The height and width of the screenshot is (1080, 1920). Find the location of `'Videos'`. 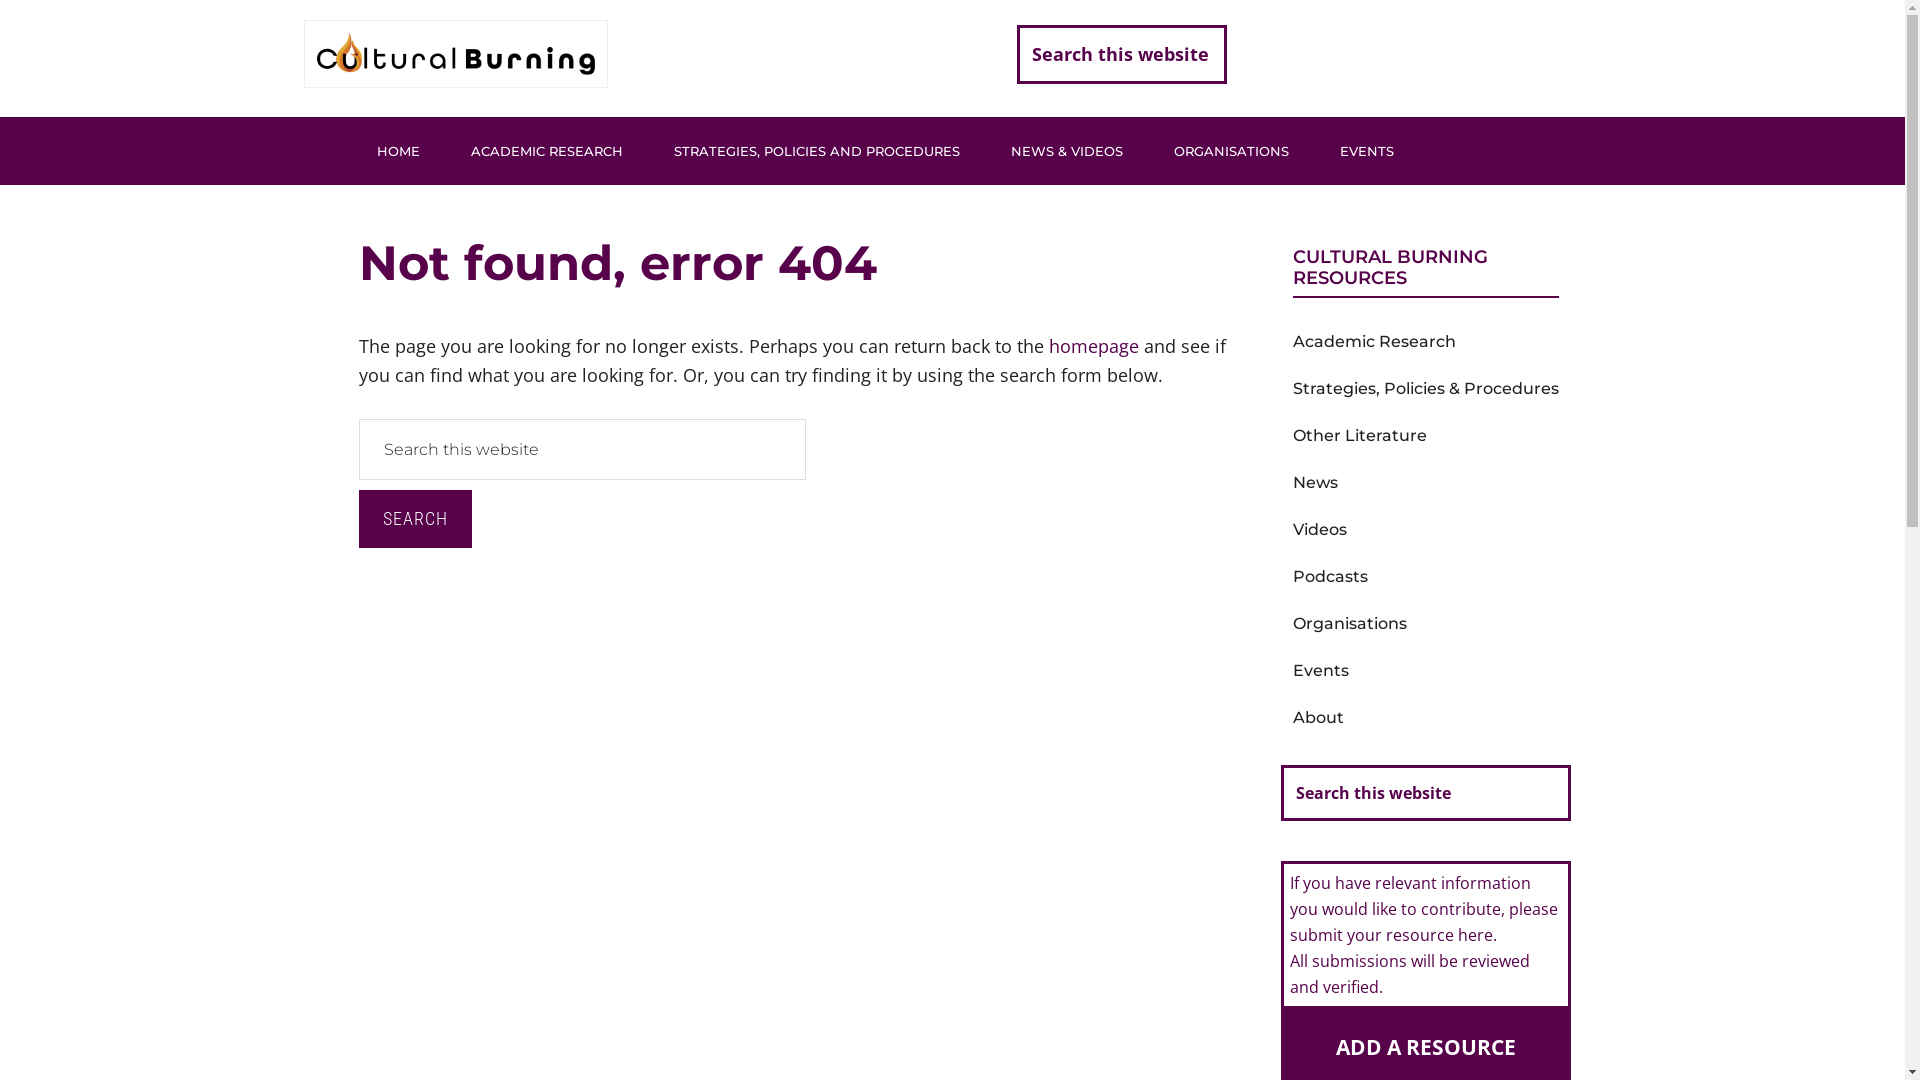

'Videos' is located at coordinates (1291, 528).